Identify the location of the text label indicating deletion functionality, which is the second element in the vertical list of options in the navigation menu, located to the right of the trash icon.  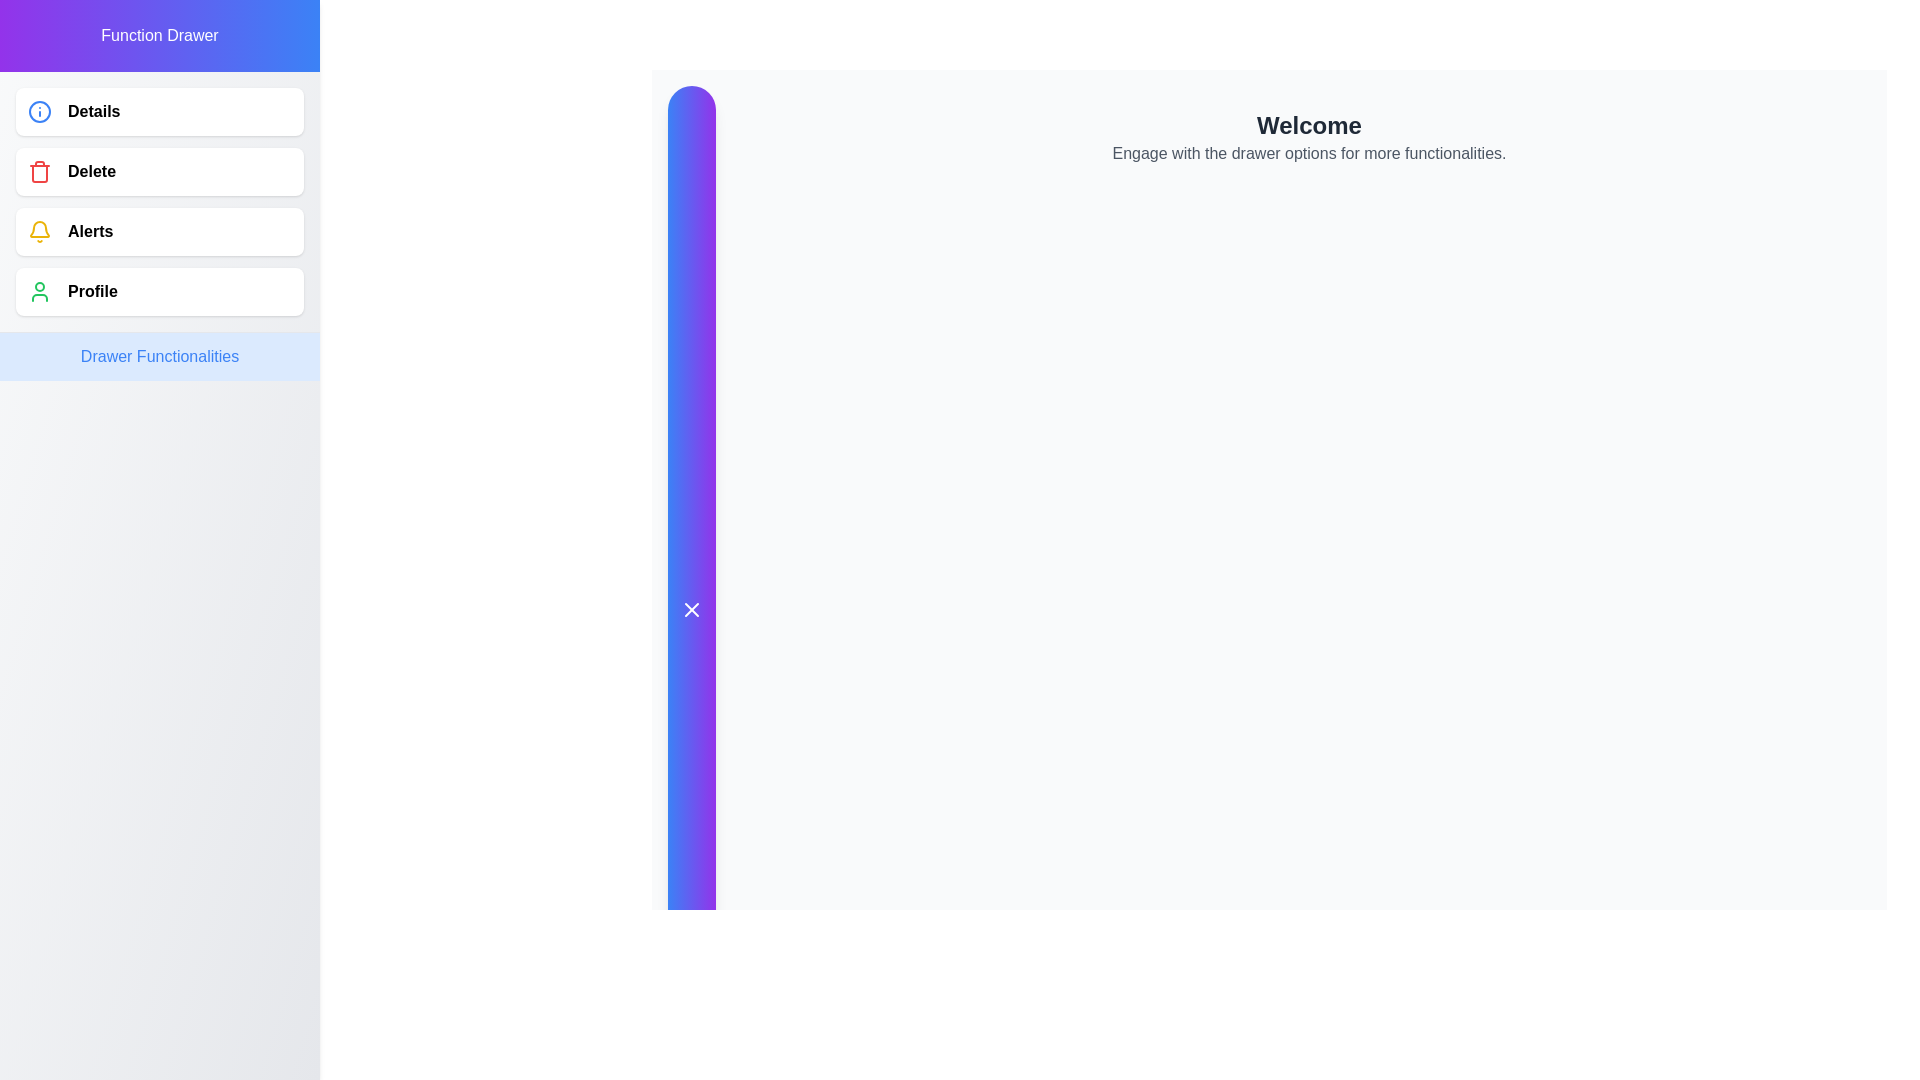
(90, 171).